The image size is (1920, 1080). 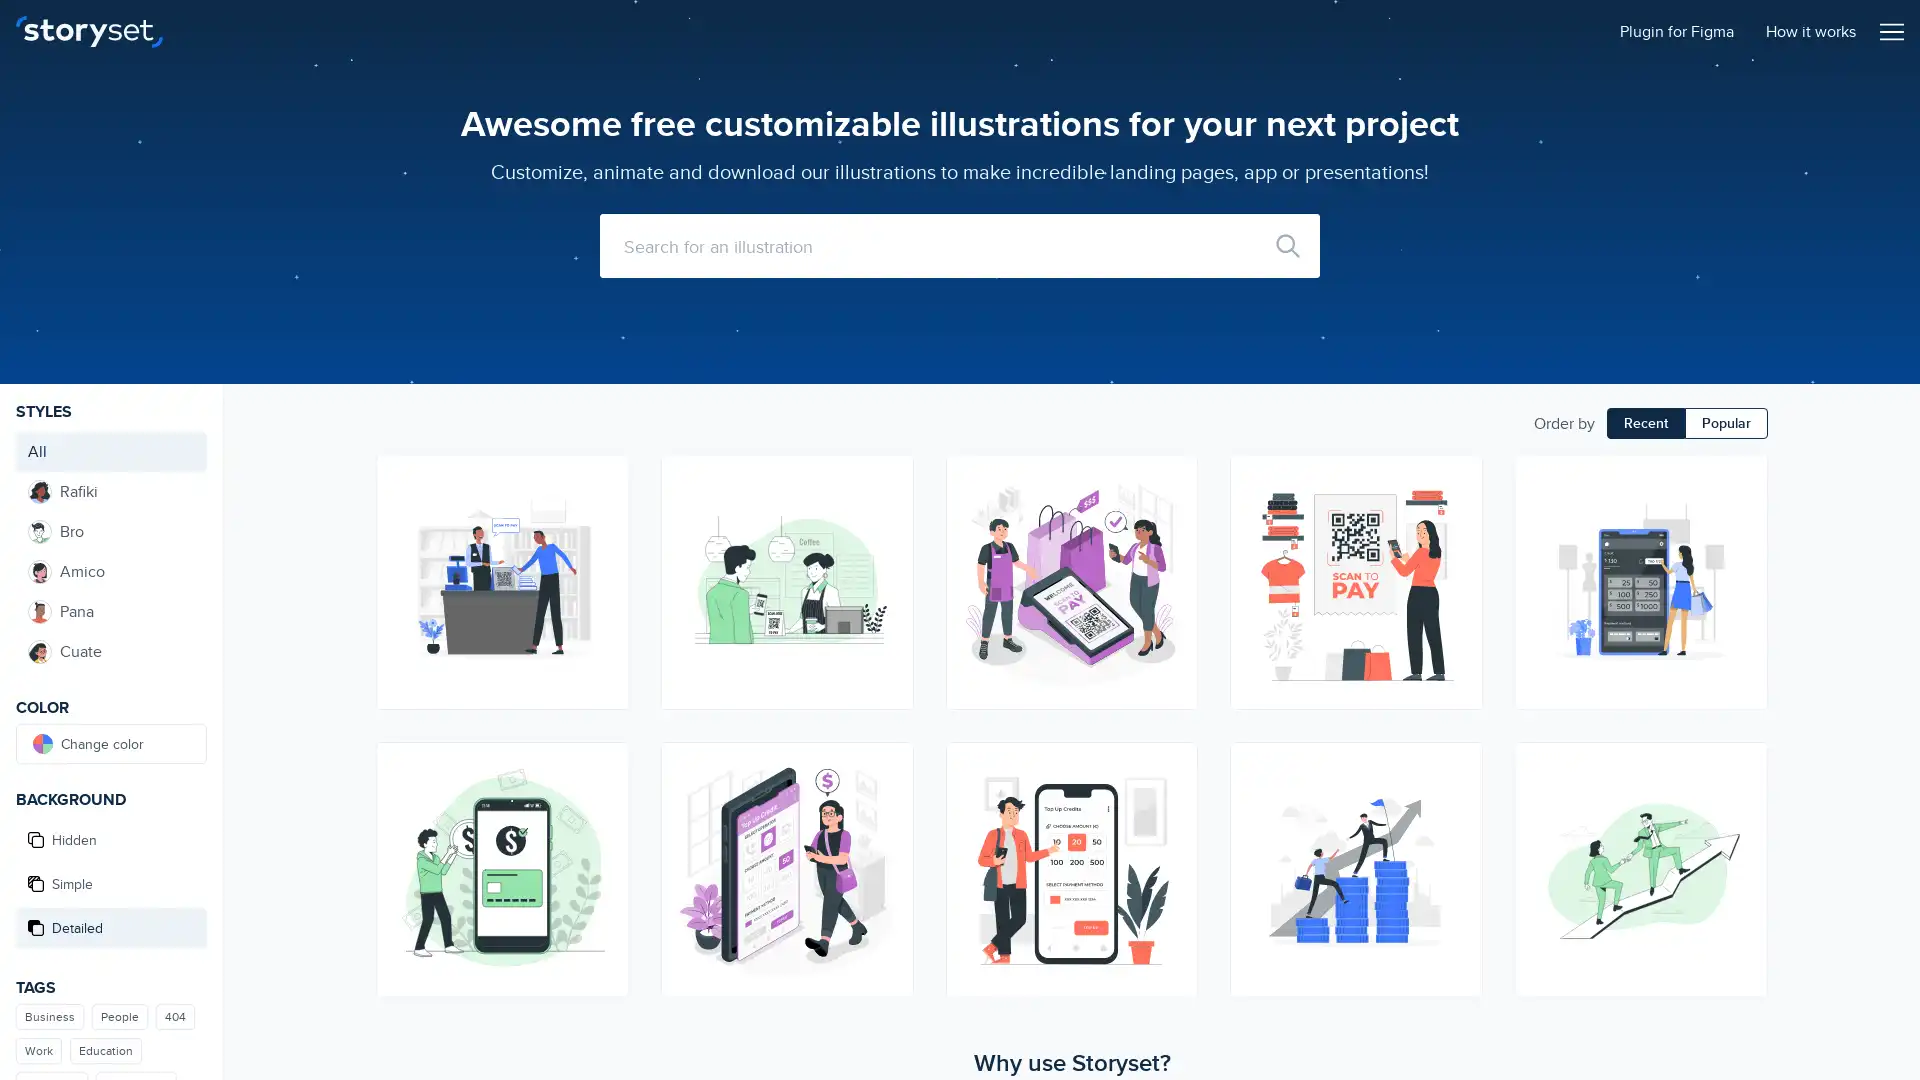 I want to click on wand icon Animate, so click(x=1172, y=479).